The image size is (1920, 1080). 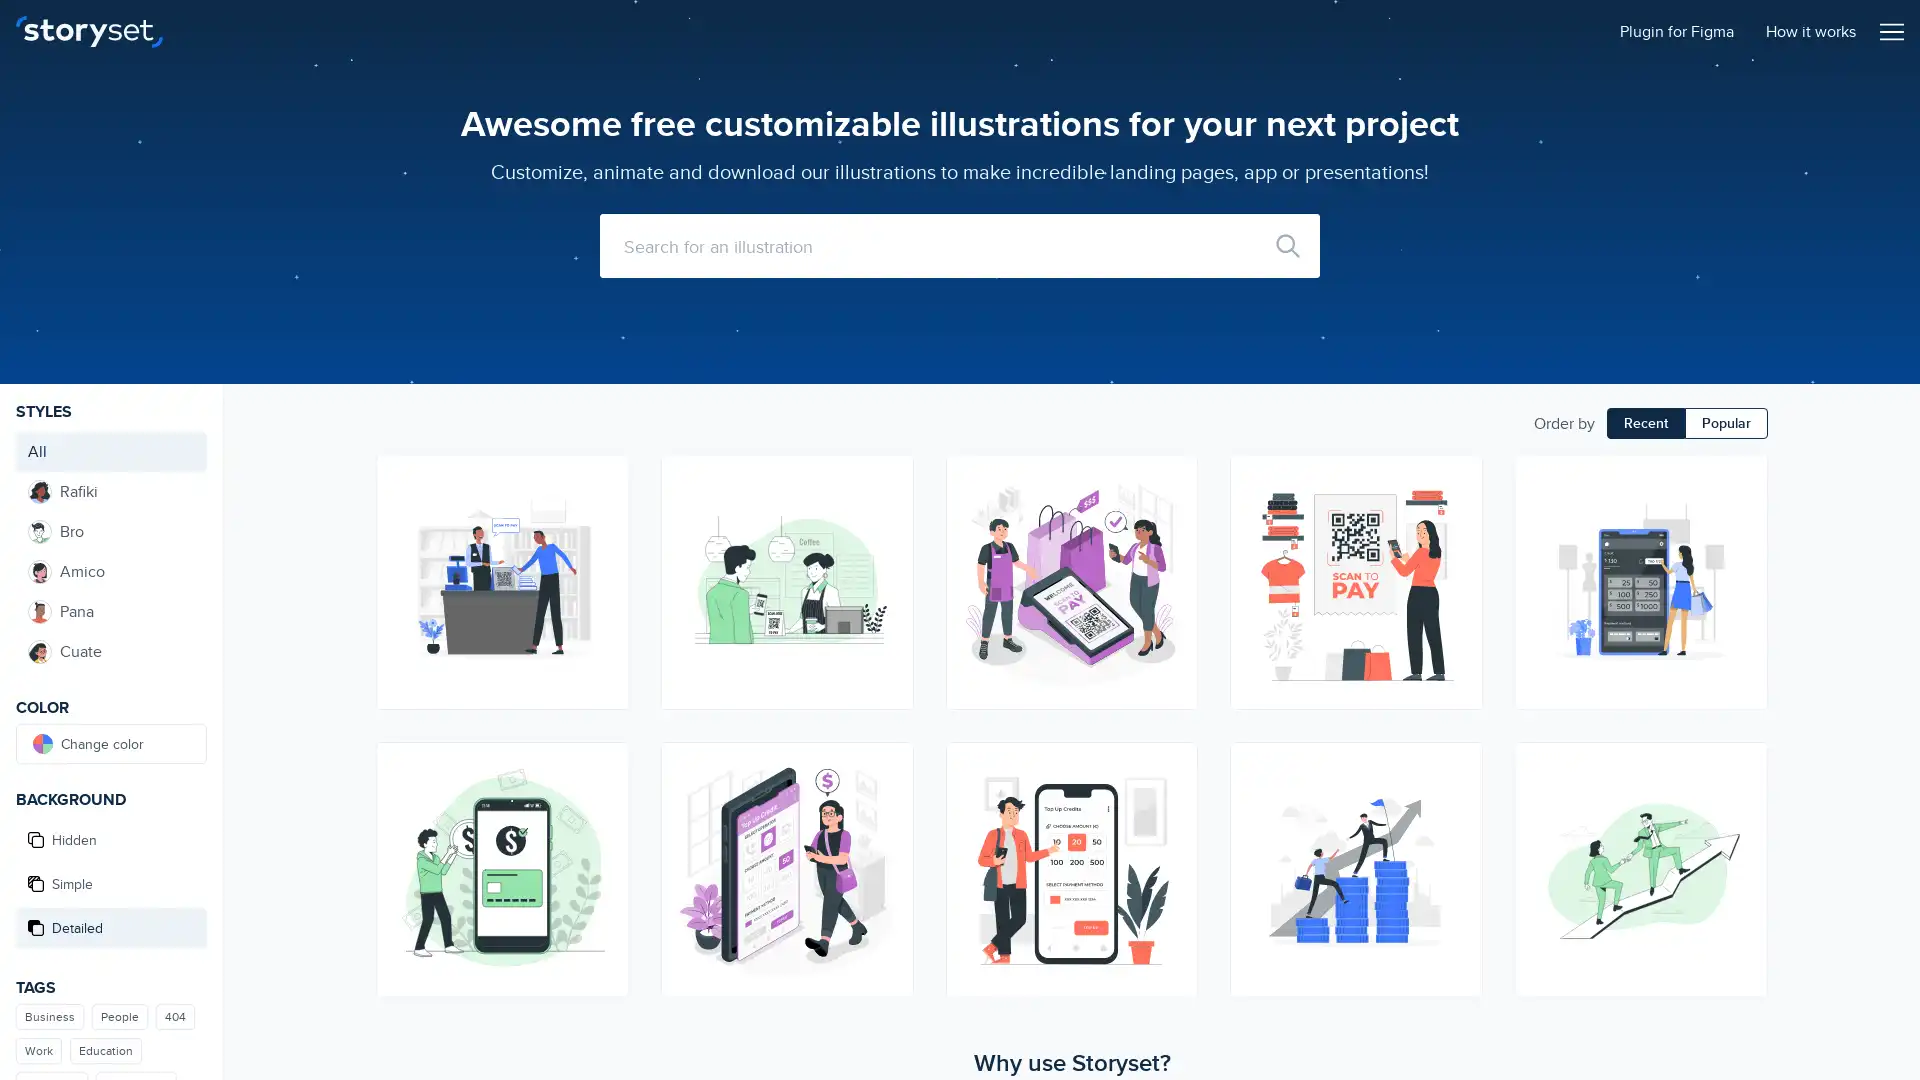 I want to click on wand icon Animate, so click(x=1172, y=479).